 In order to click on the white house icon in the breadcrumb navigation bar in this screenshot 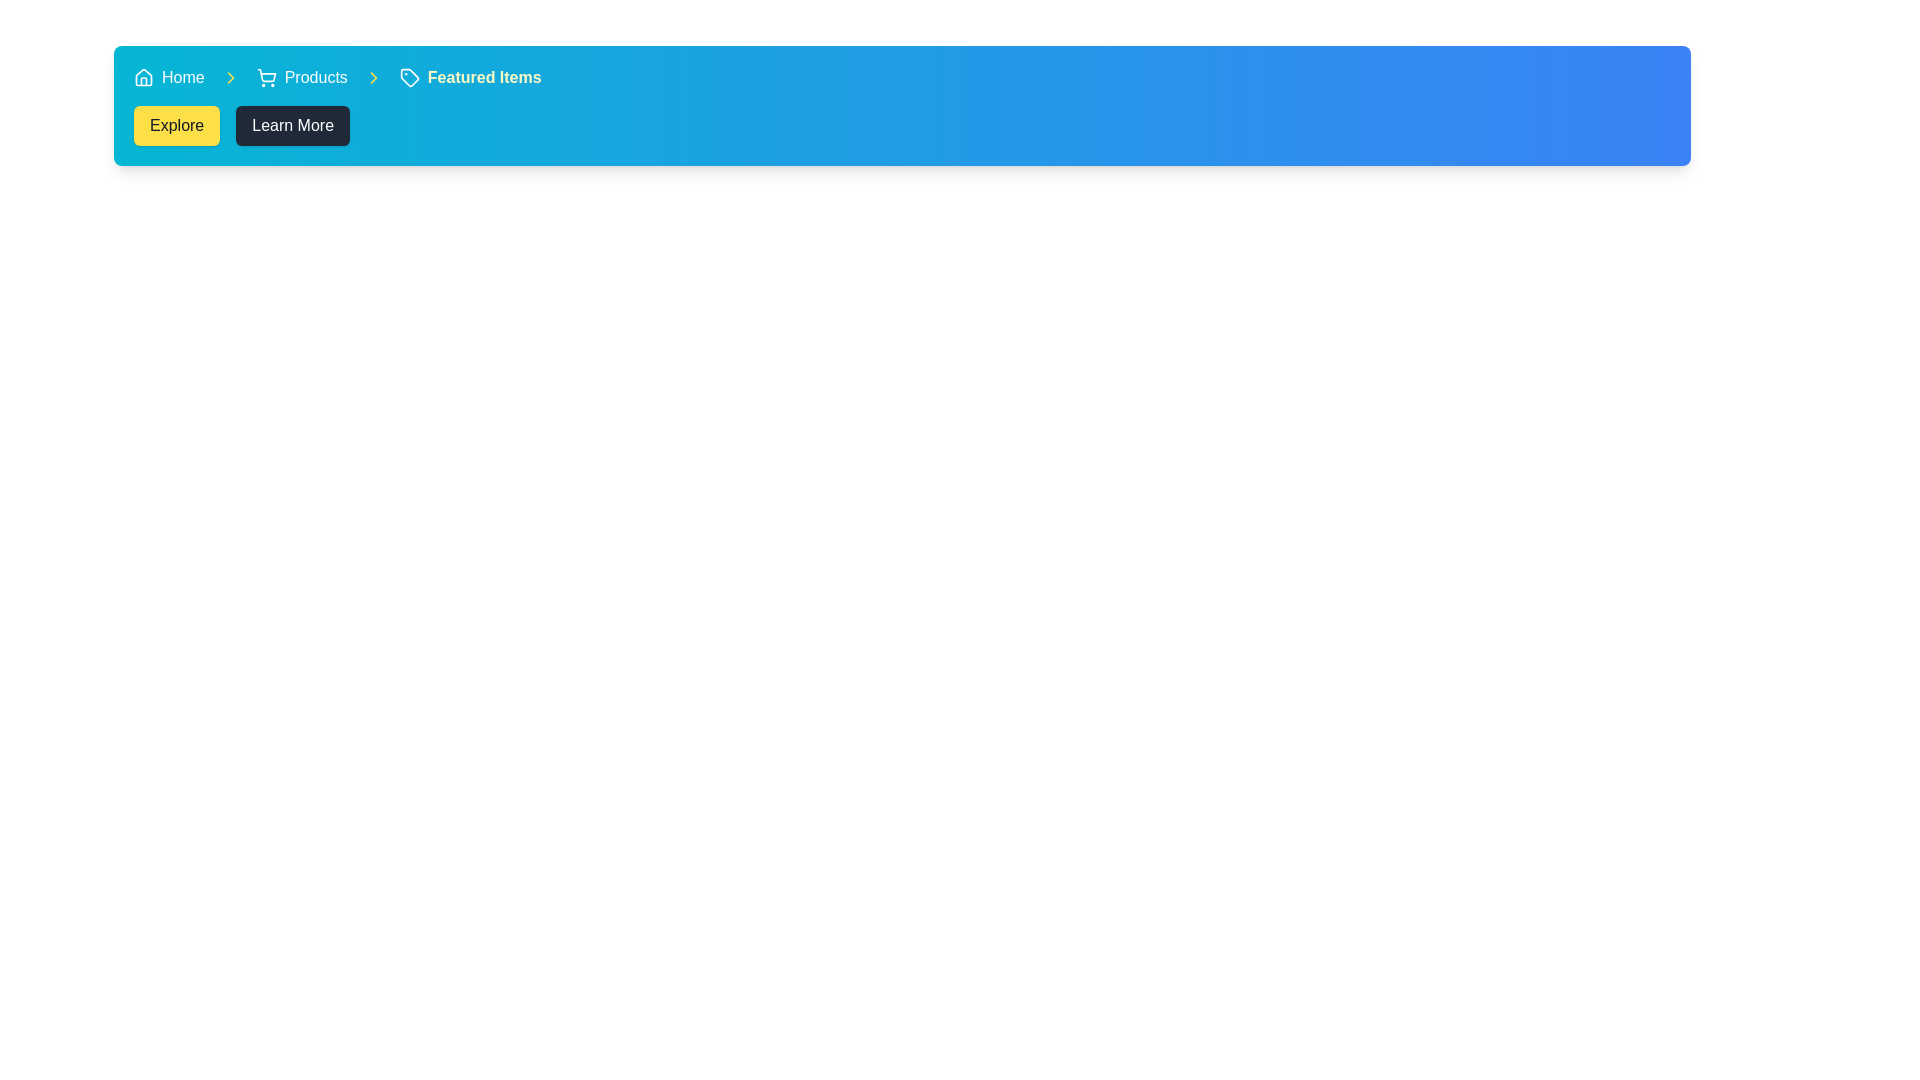, I will do `click(143, 76)`.